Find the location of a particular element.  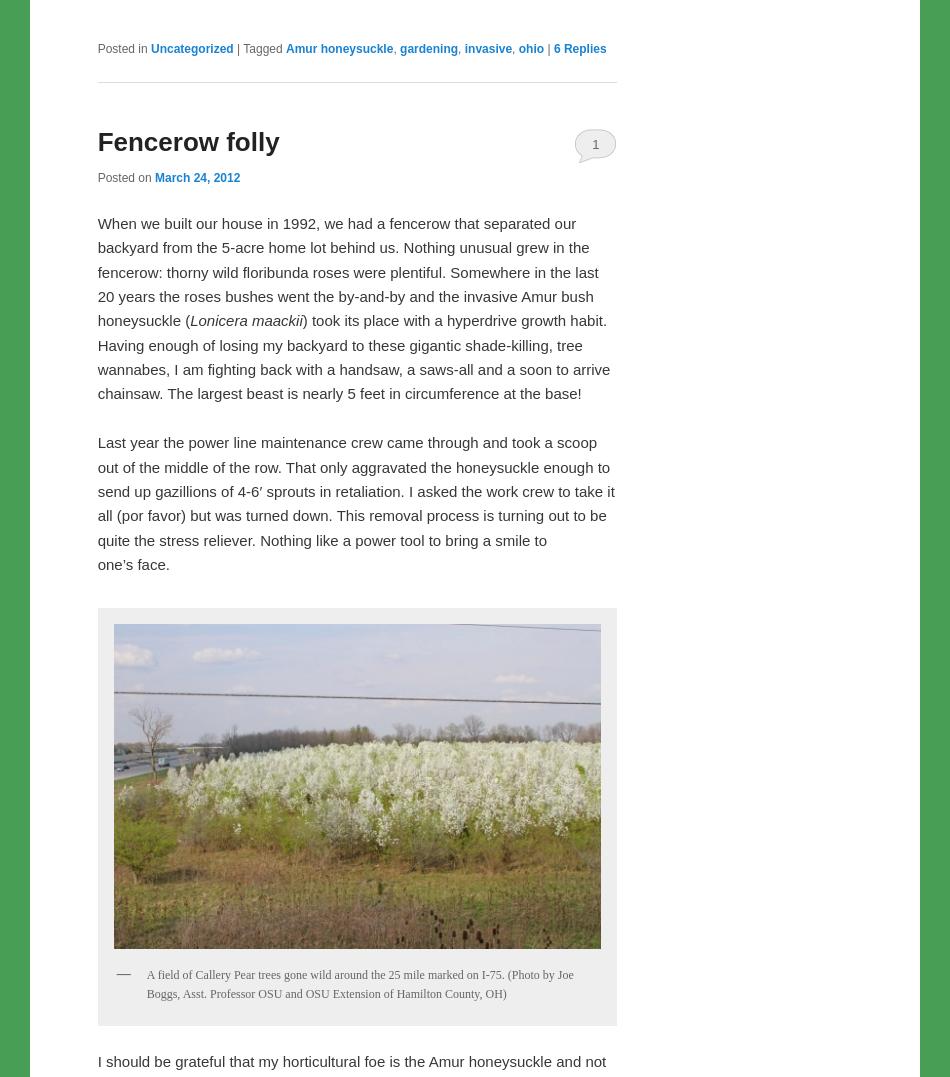

'Uncategorized' is located at coordinates (191, 48).